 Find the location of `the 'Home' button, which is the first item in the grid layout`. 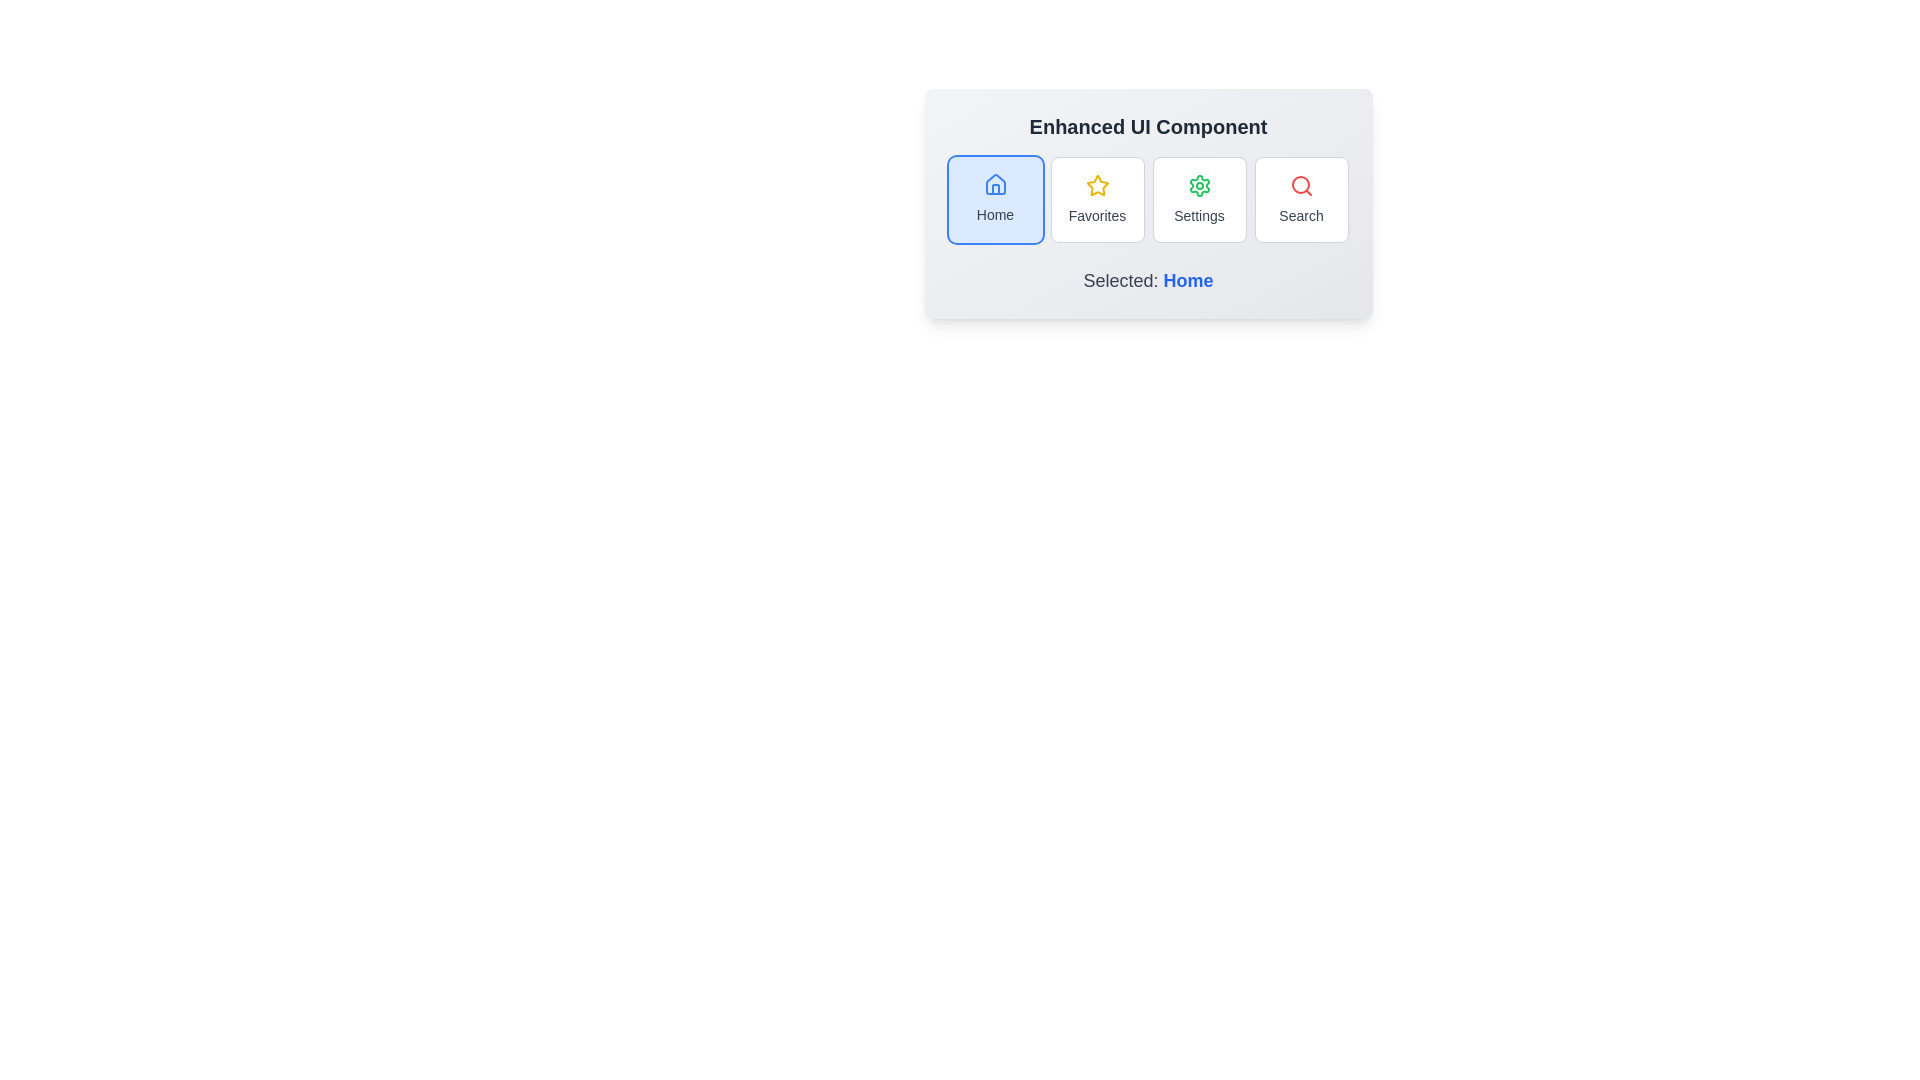

the 'Home' button, which is the first item in the grid layout is located at coordinates (995, 200).